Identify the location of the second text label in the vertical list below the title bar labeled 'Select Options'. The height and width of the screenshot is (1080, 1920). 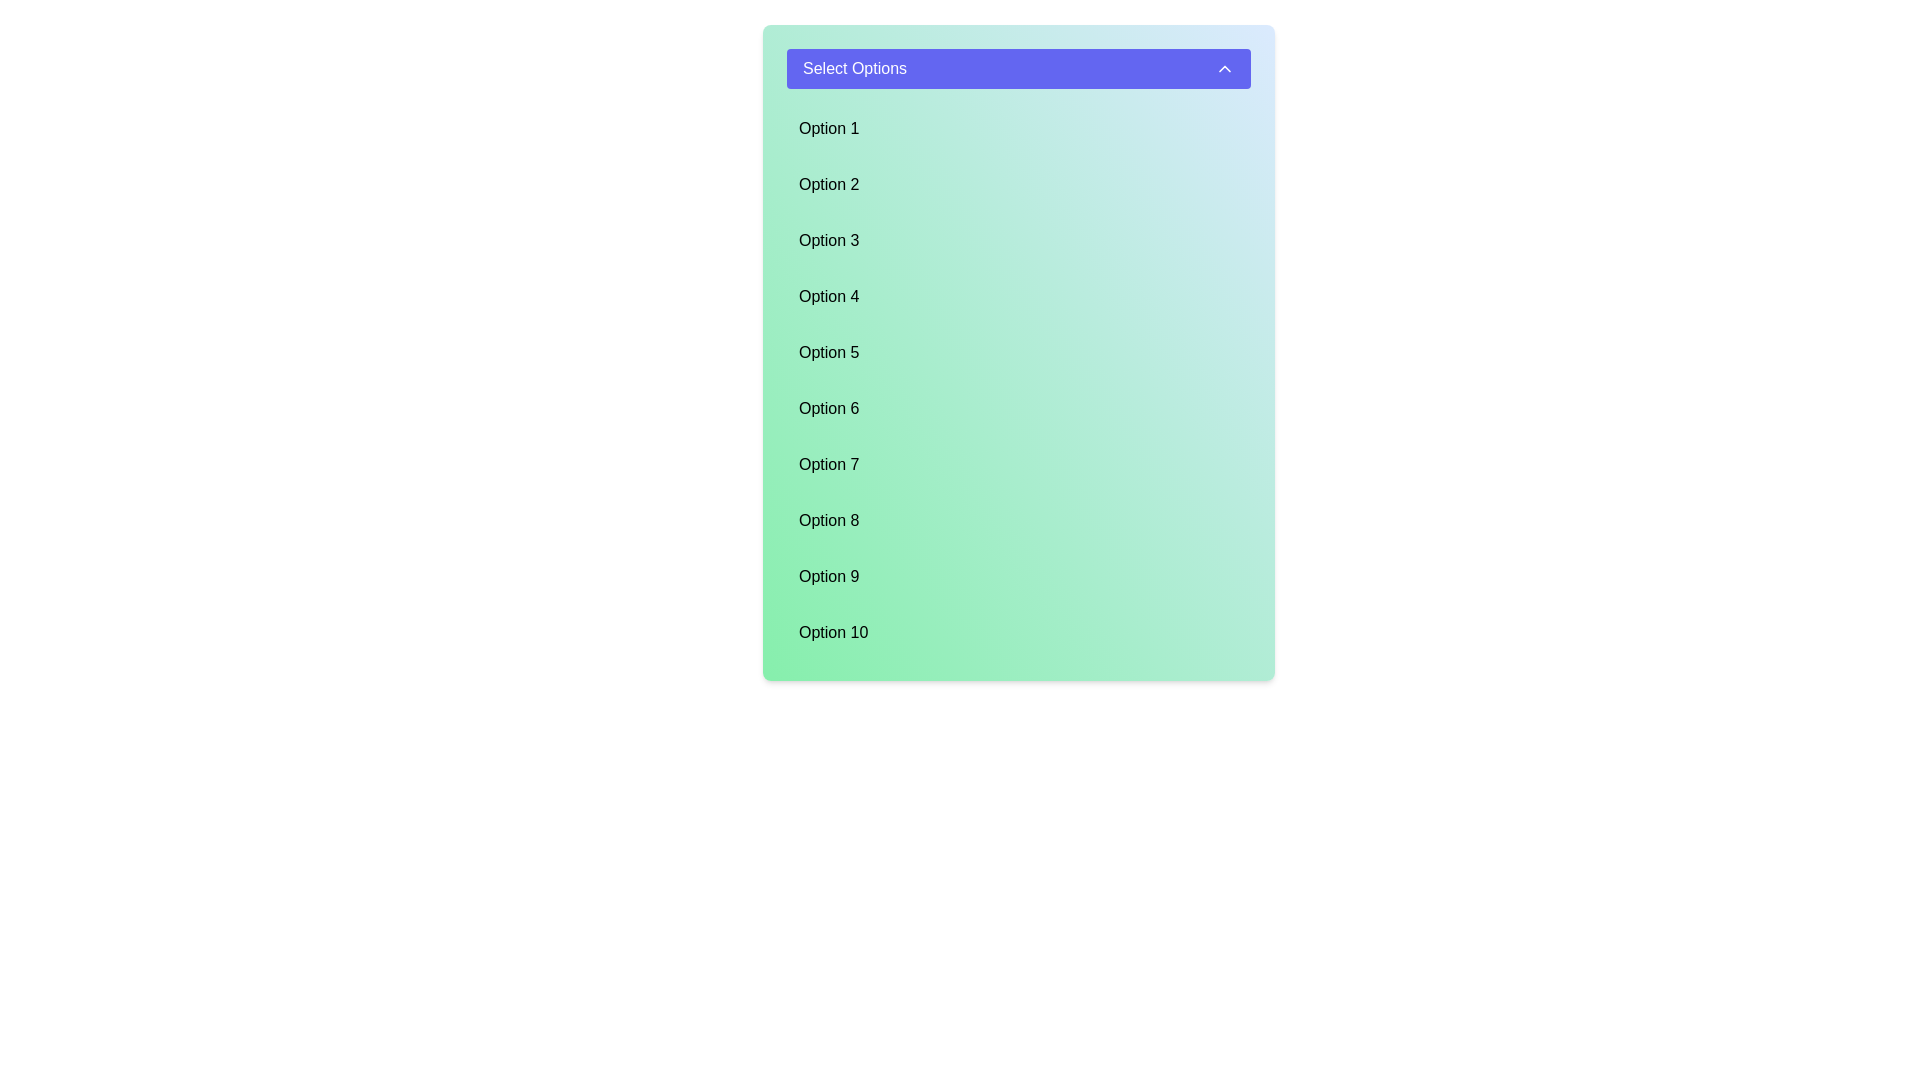
(829, 185).